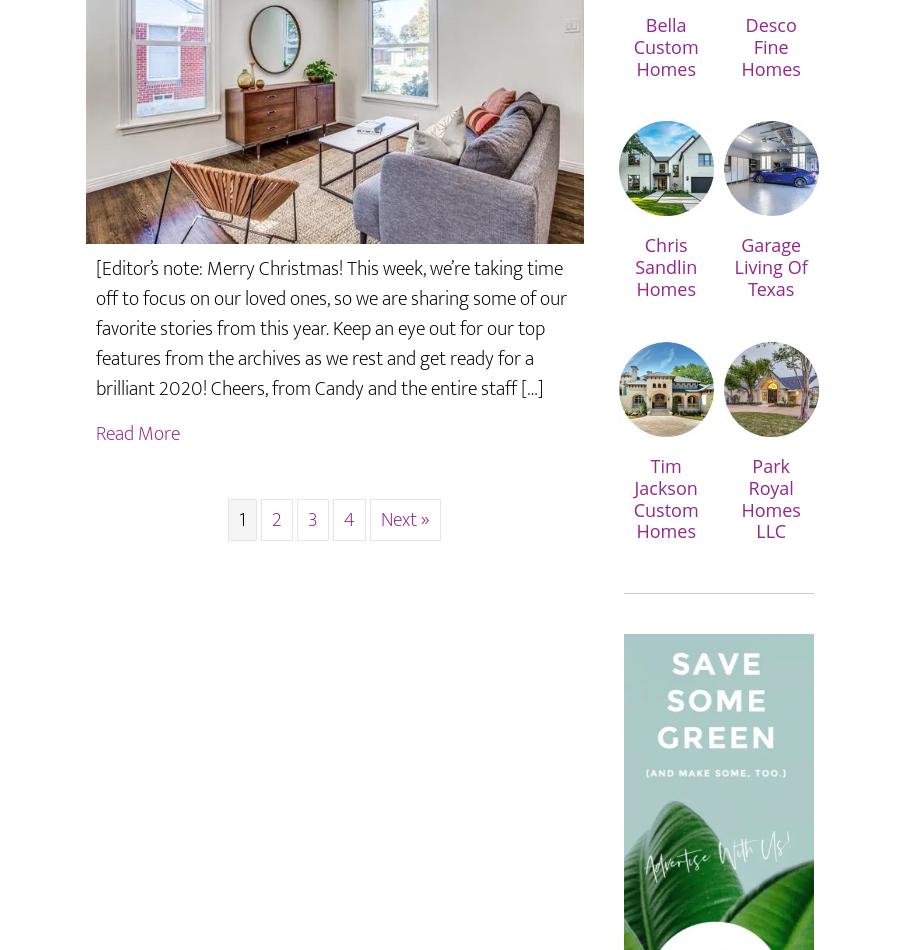  Describe the element at coordinates (136, 432) in the screenshot. I see `'Read More'` at that location.